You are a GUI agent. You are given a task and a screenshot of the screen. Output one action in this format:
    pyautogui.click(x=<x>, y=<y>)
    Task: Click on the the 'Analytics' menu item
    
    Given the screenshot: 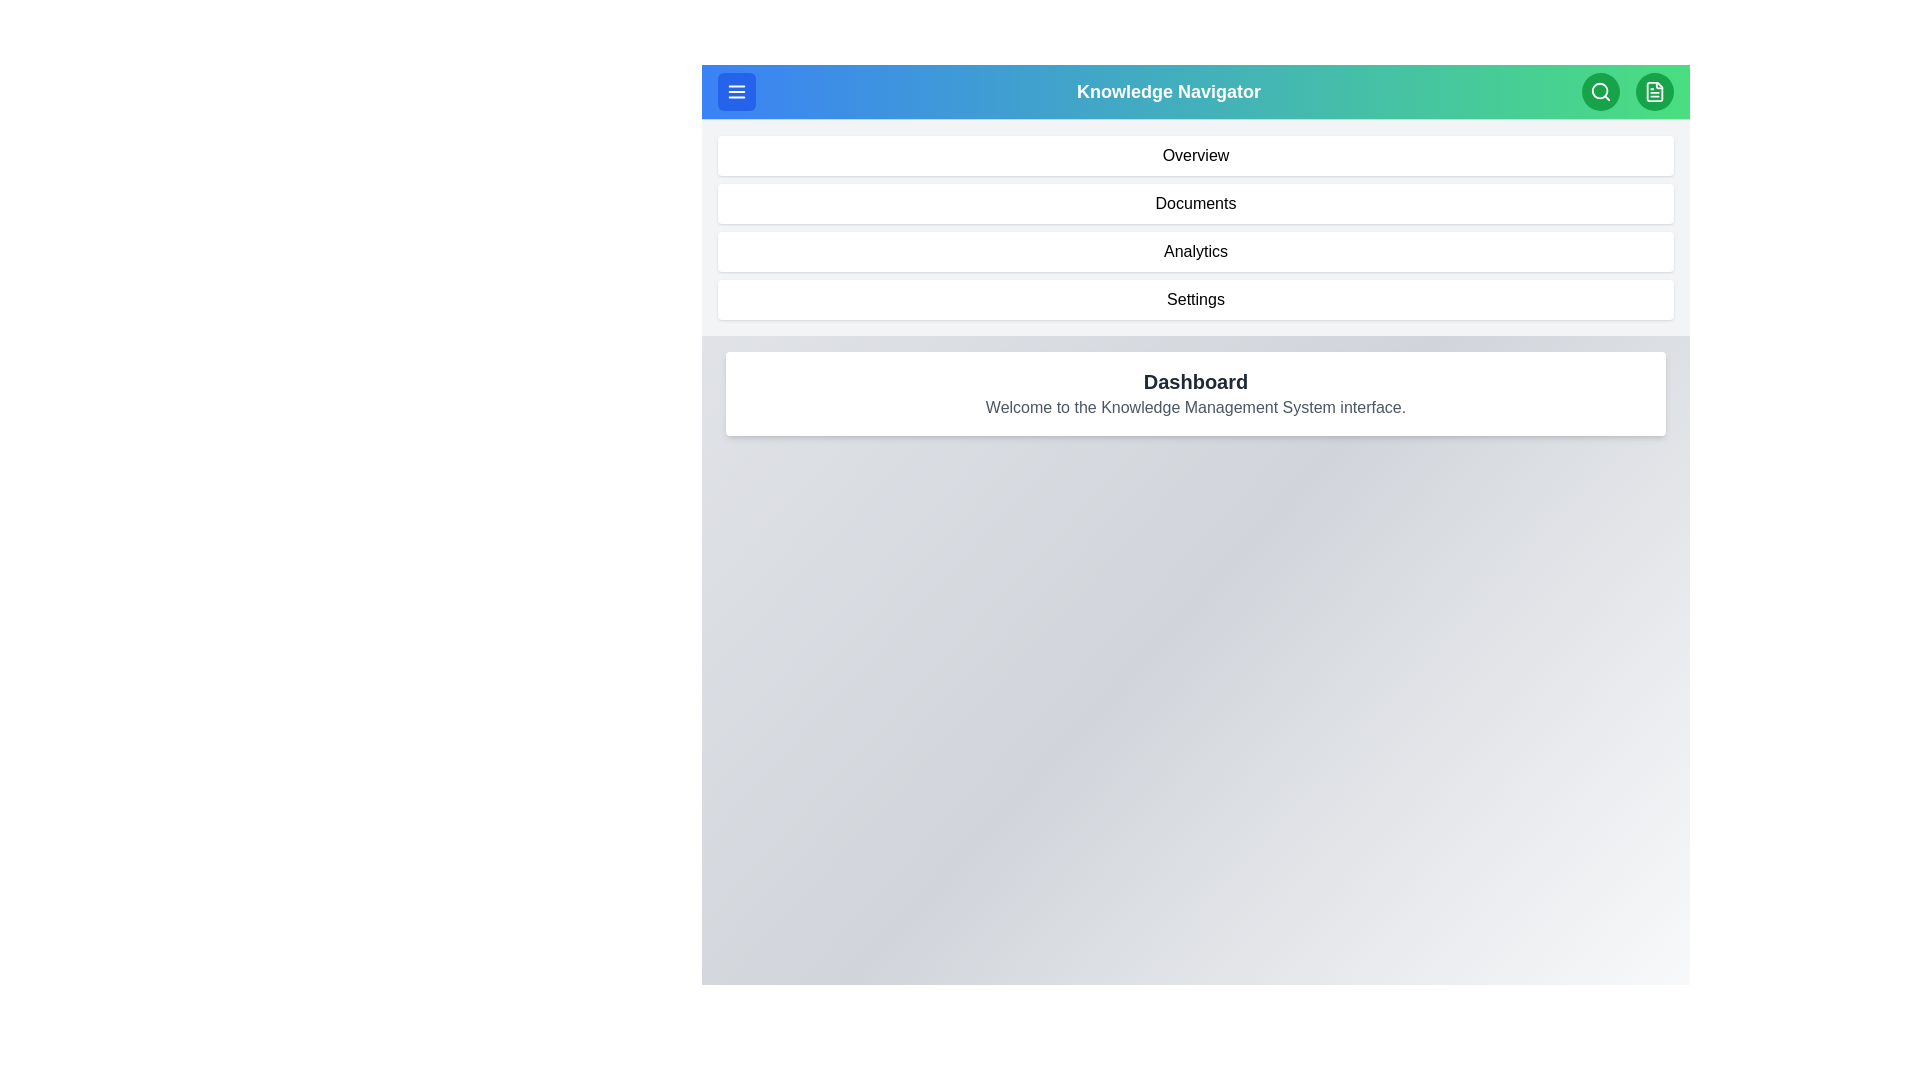 What is the action you would take?
    pyautogui.click(x=1195, y=250)
    